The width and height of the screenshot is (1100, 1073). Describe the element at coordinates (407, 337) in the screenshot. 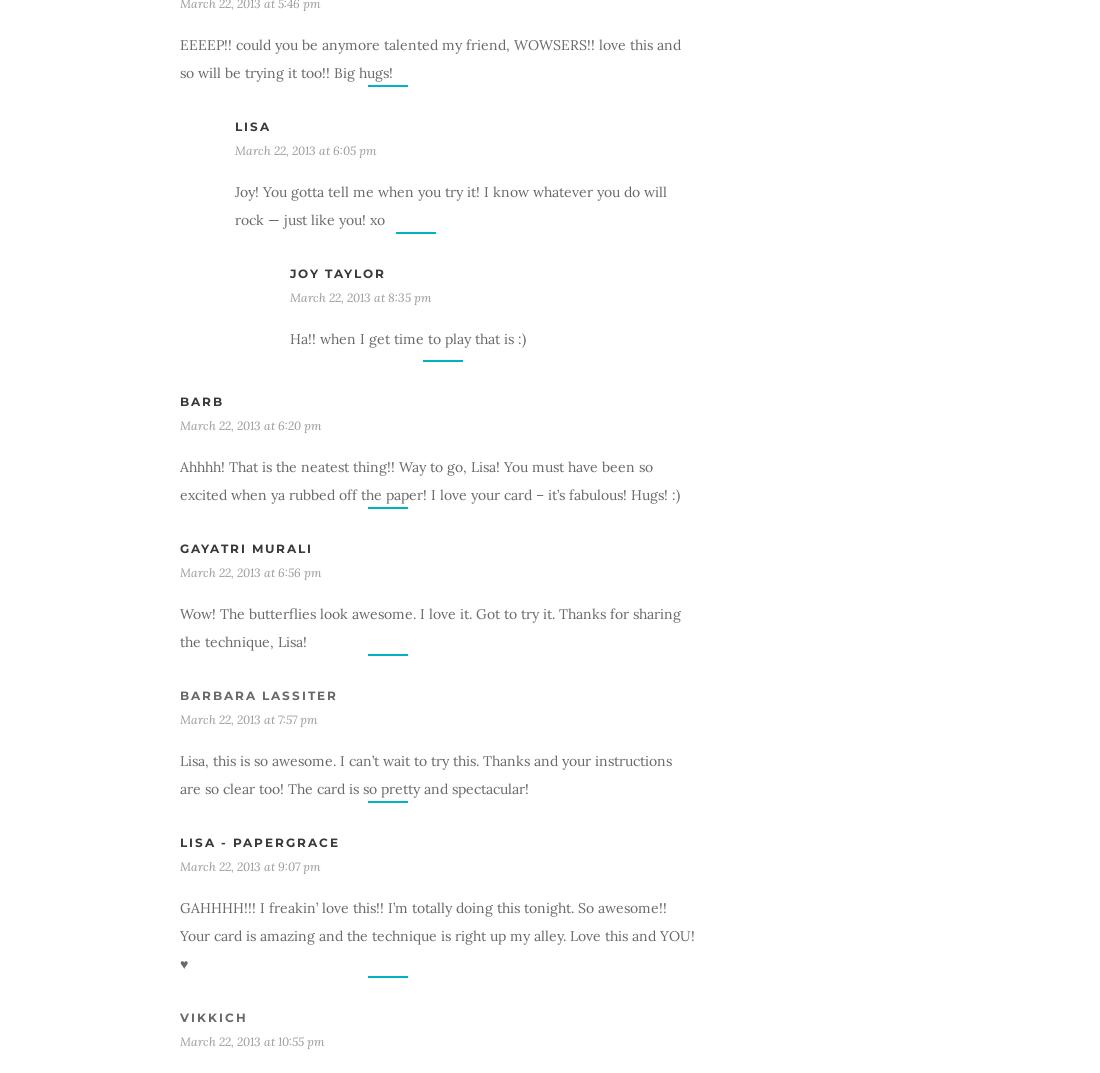

I see `'Ha!! when I get time to play that is :)'` at that location.